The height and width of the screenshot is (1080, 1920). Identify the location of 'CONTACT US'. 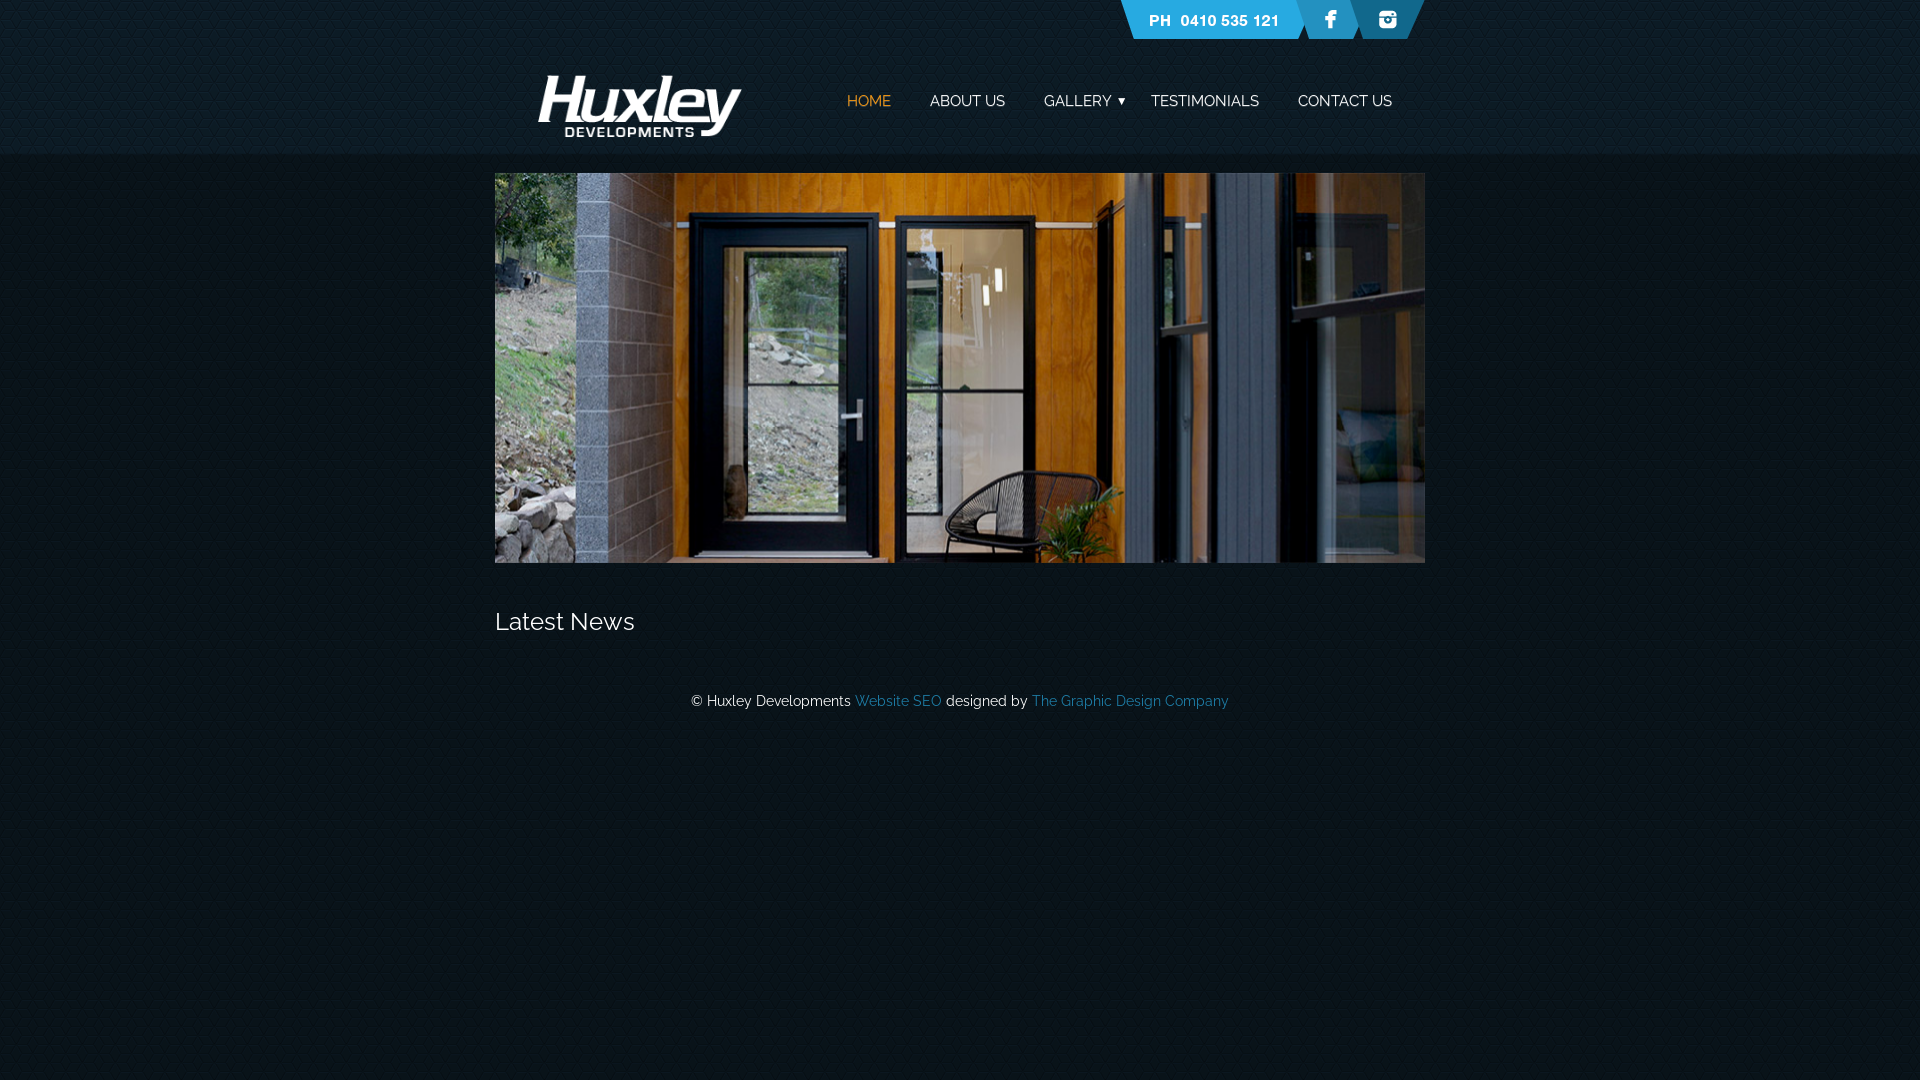
(1344, 101).